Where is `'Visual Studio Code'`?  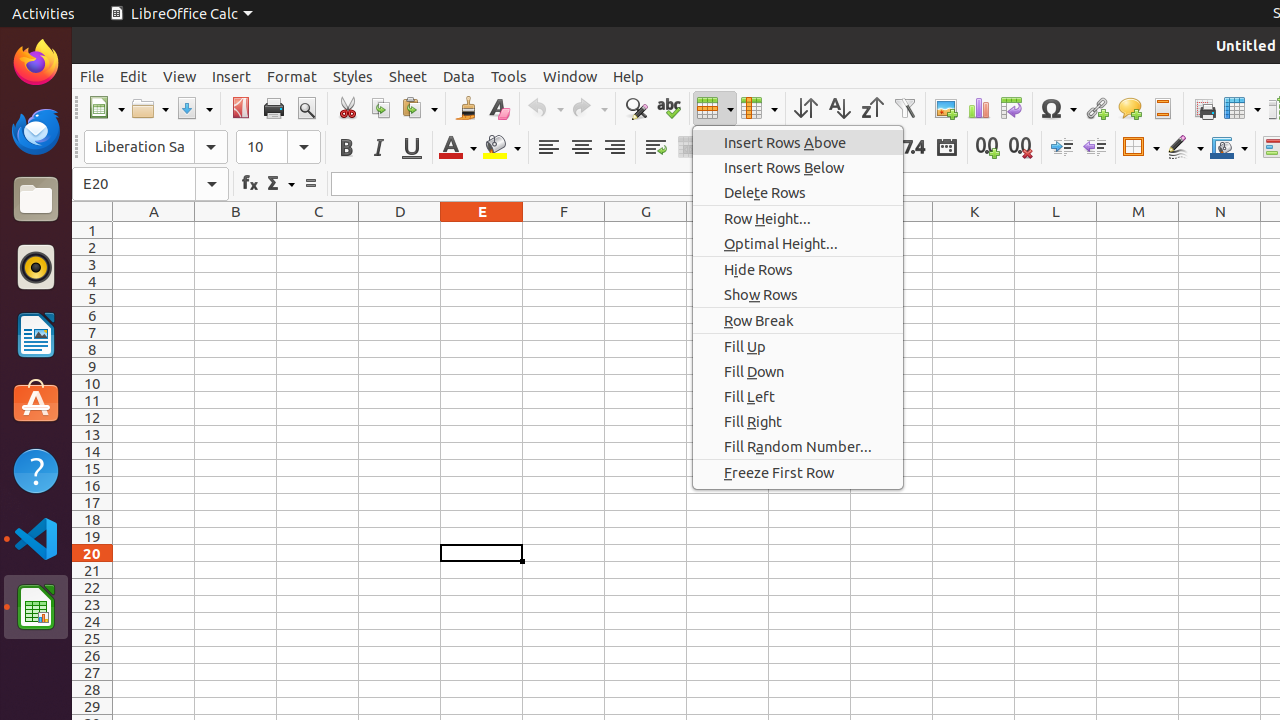 'Visual Studio Code' is located at coordinates (35, 537).